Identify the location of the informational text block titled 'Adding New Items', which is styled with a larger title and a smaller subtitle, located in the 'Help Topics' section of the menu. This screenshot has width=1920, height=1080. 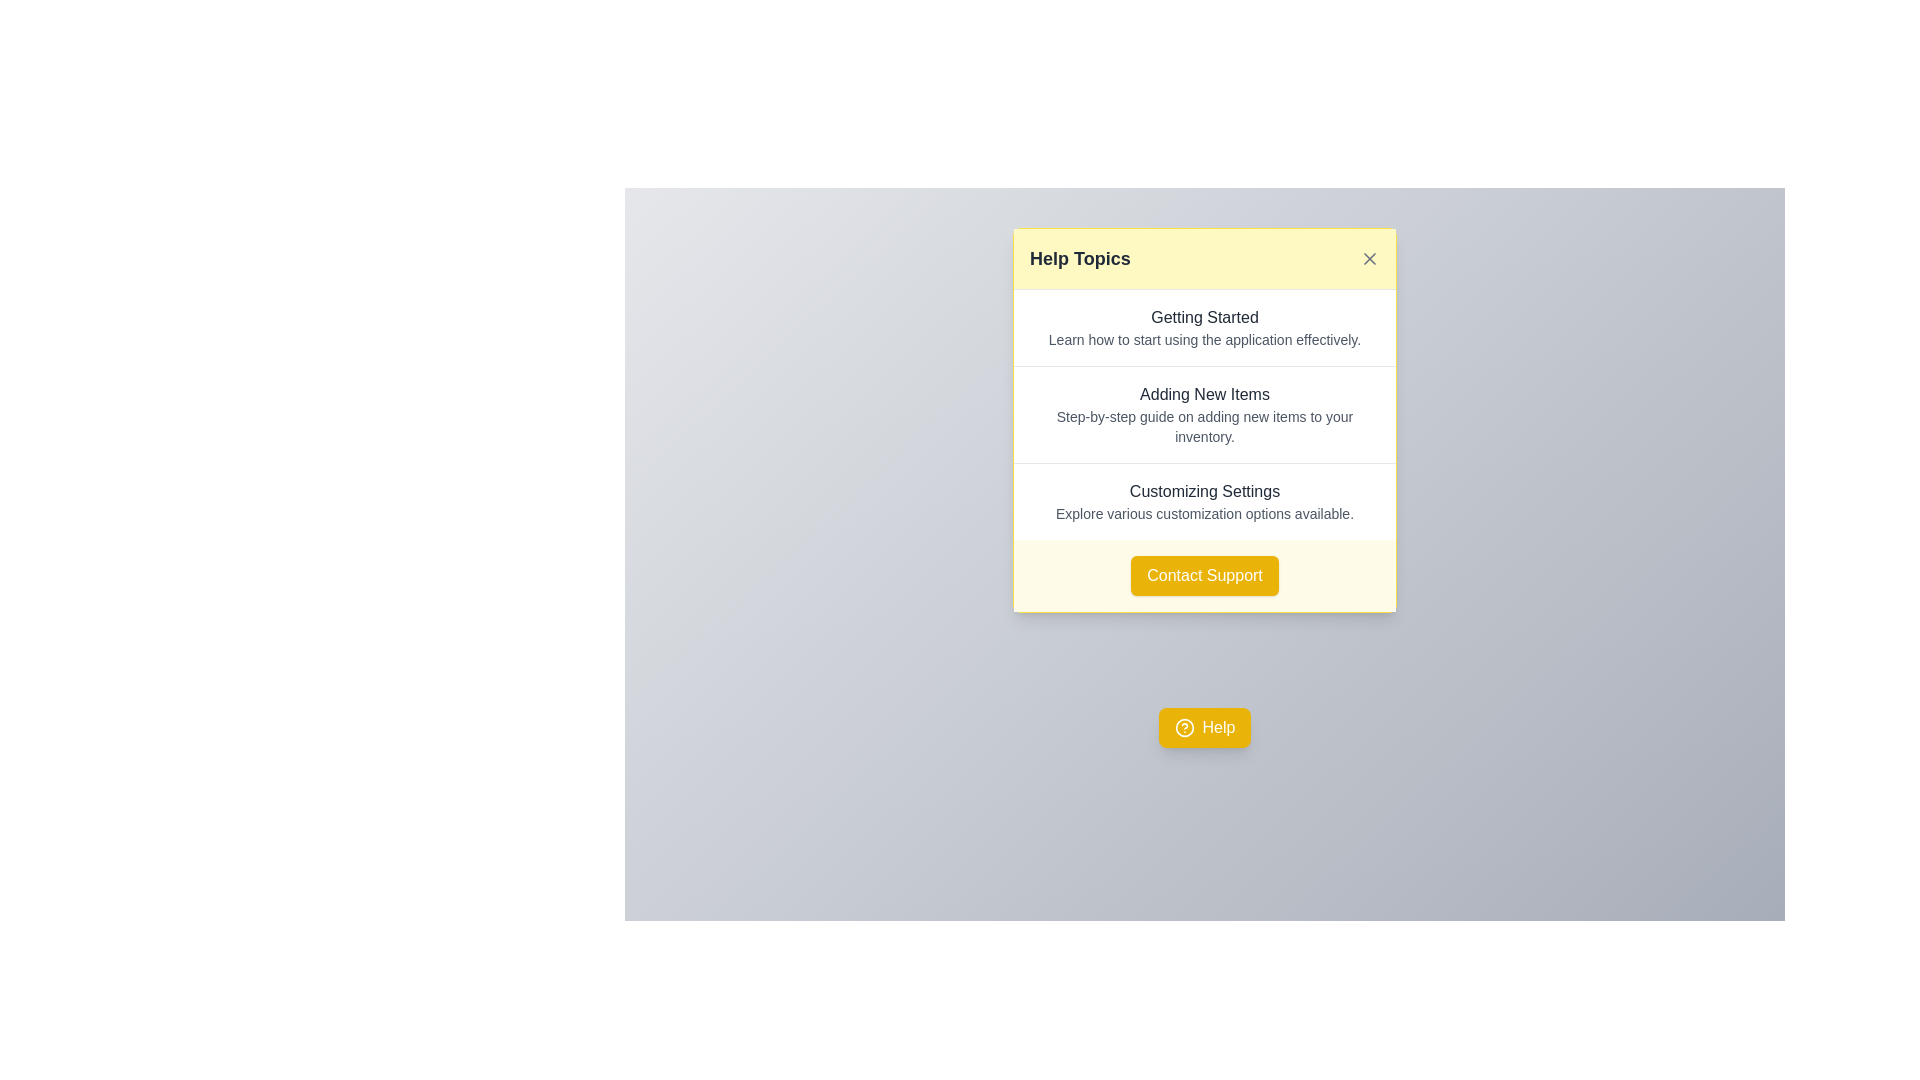
(1203, 412).